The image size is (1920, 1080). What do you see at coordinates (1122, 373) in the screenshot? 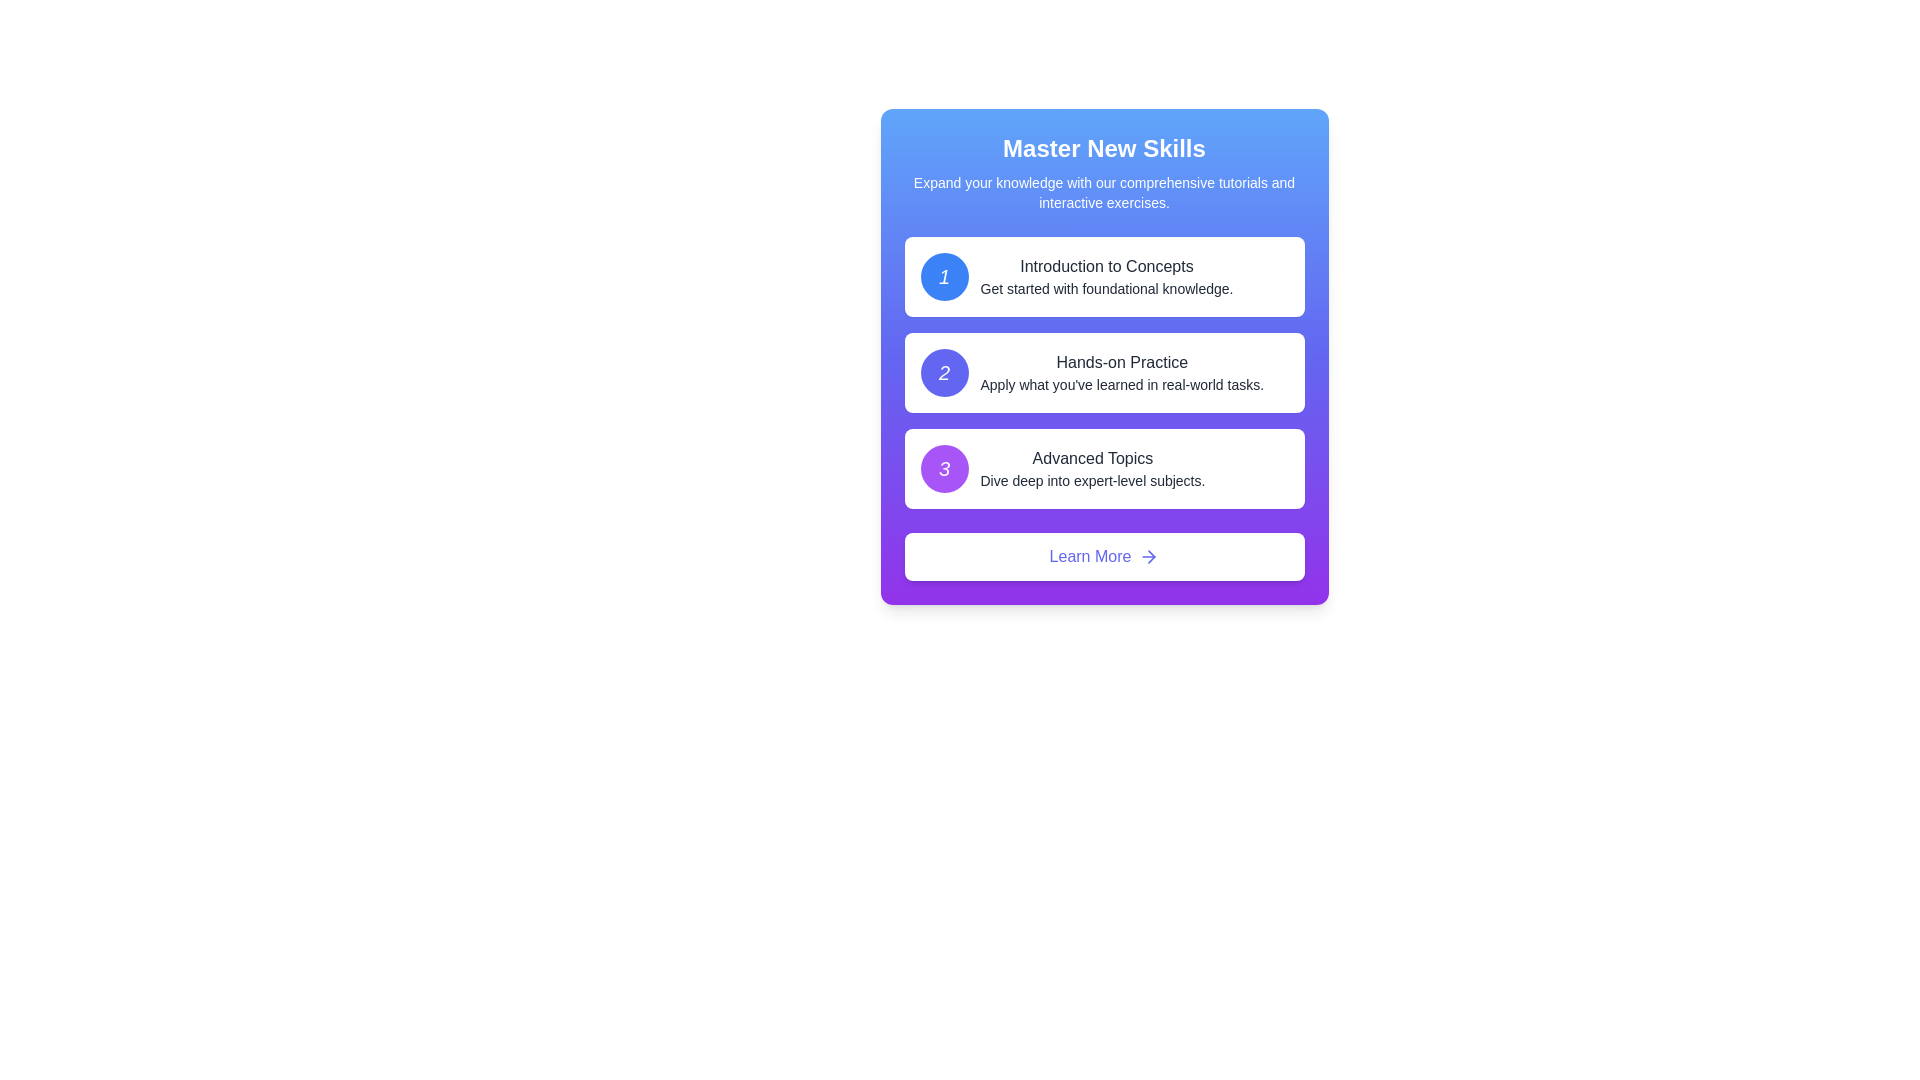
I see `the 'Hands-on Practice' text block, which is the second entry in the vertically stacked list inside the second panel with a white background` at bounding box center [1122, 373].